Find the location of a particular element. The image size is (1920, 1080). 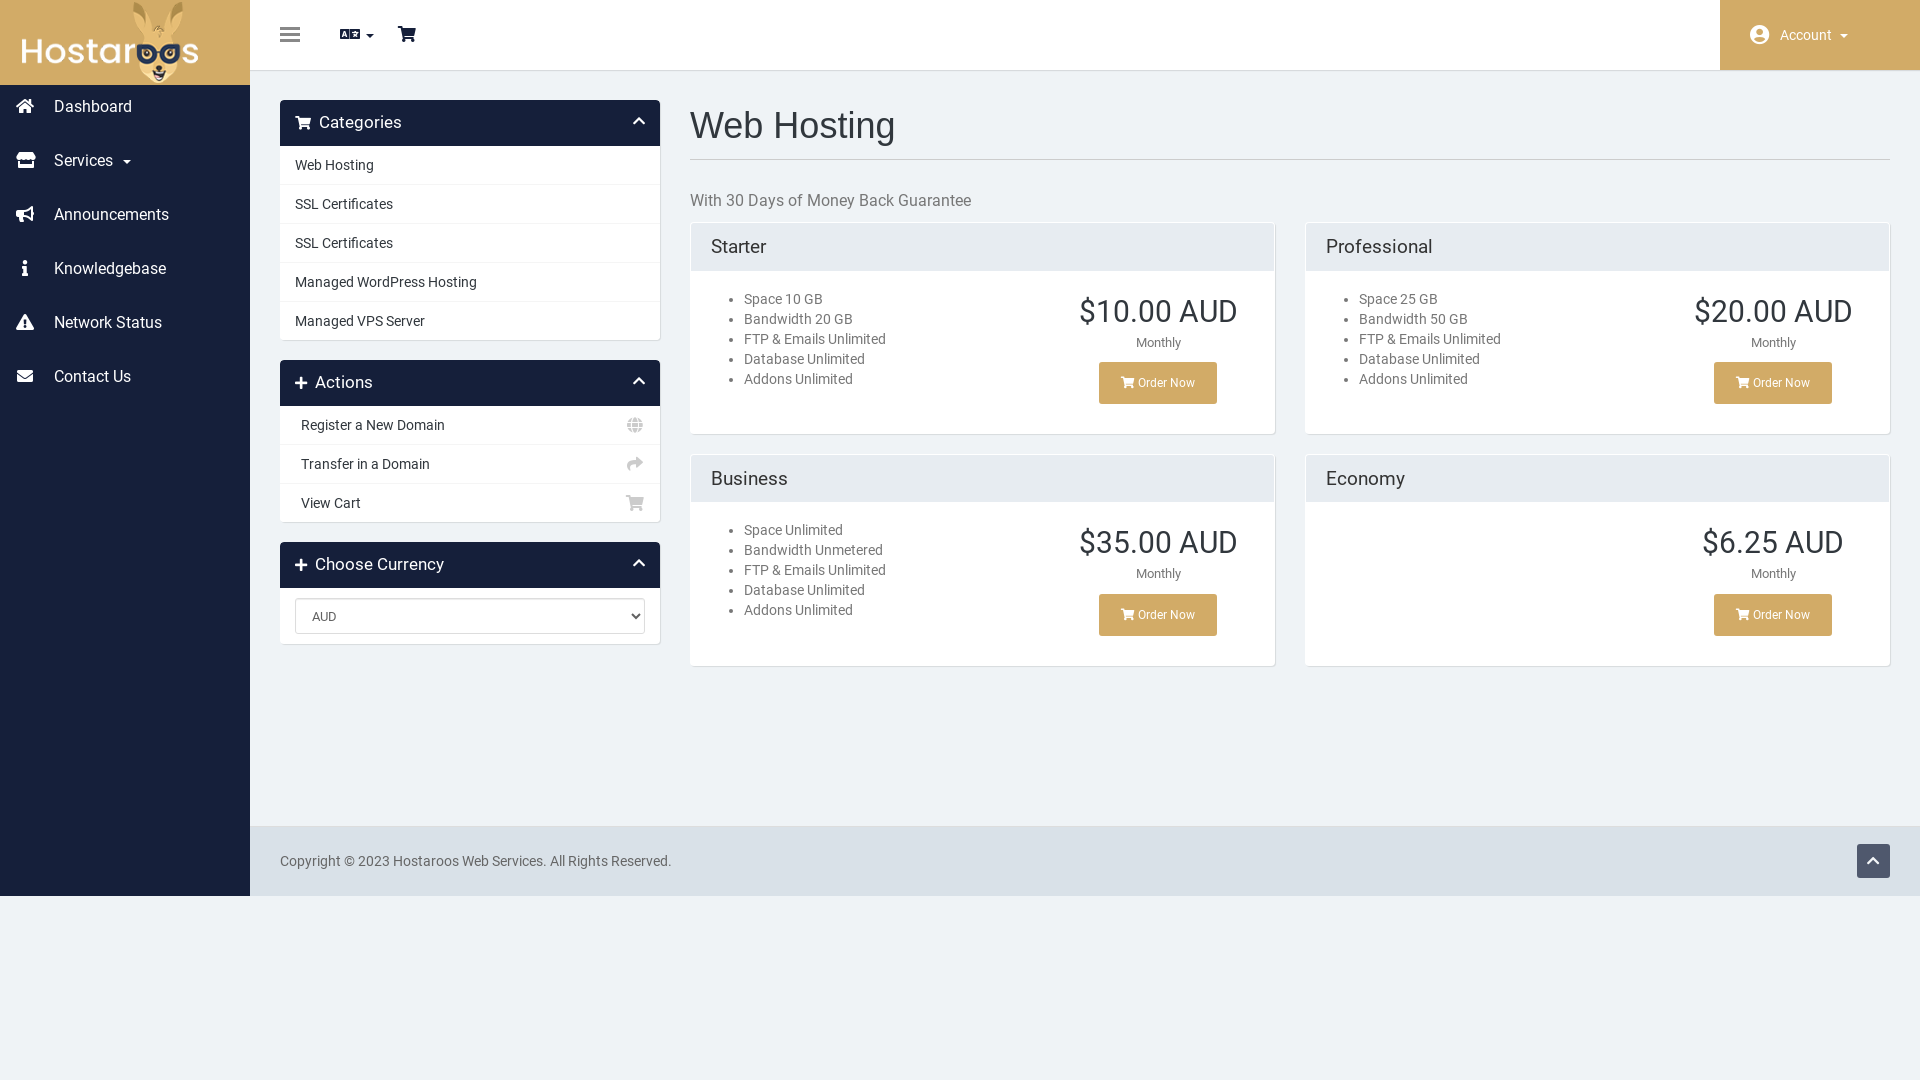

'Toggle navigation' is located at coordinates (288, 34).